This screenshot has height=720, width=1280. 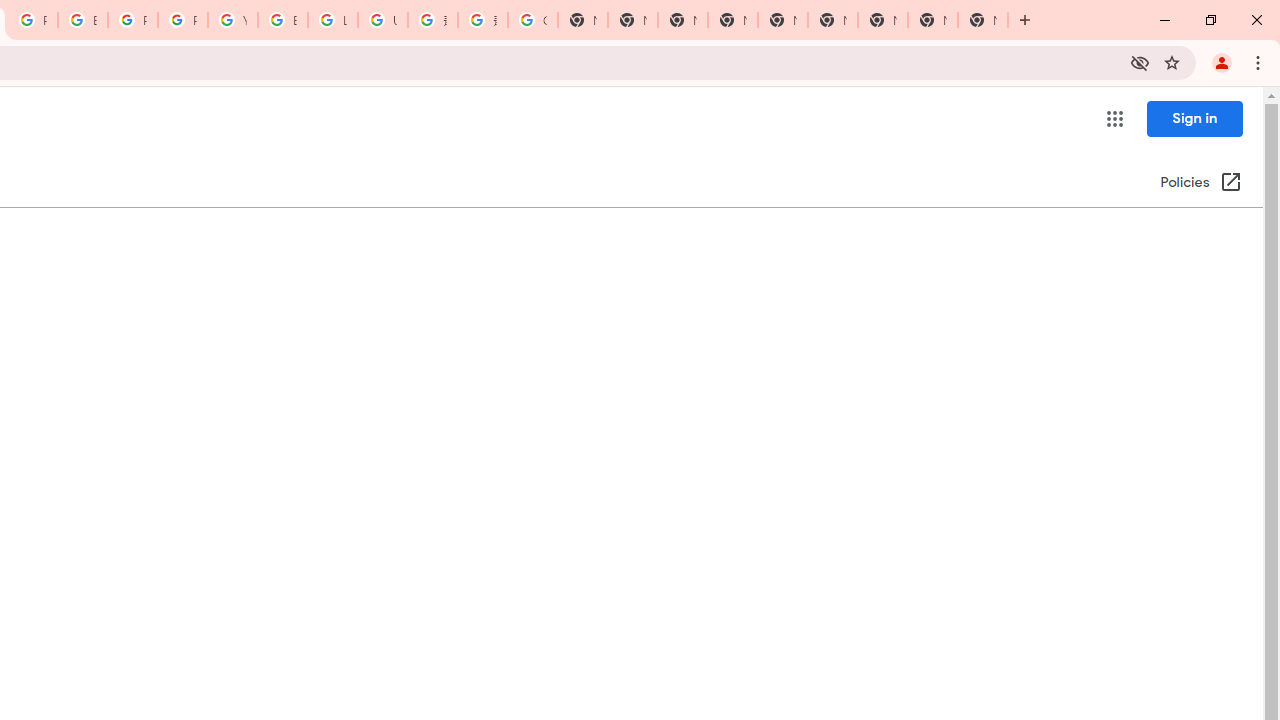 What do you see at coordinates (533, 20) in the screenshot?
I see `'Google Images'` at bounding box center [533, 20].